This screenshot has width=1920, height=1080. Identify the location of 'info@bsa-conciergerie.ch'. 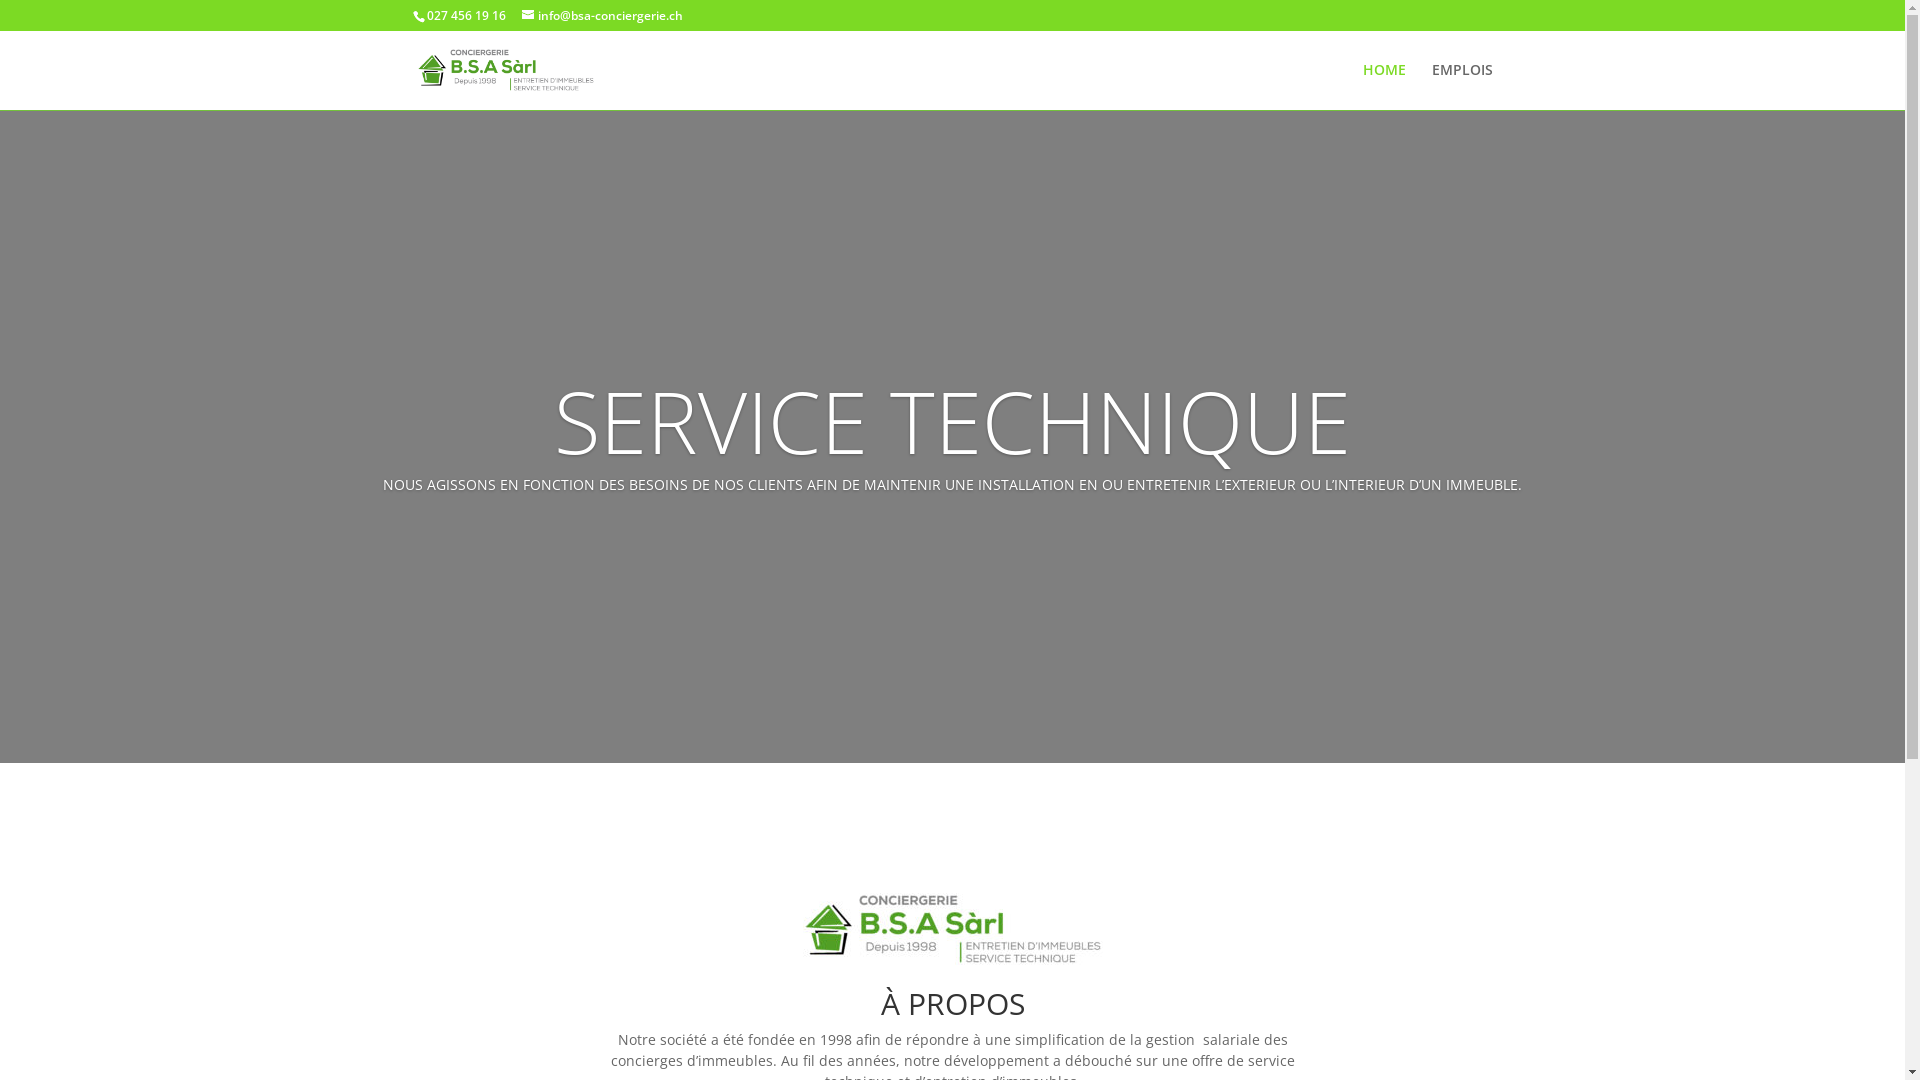
(601, 15).